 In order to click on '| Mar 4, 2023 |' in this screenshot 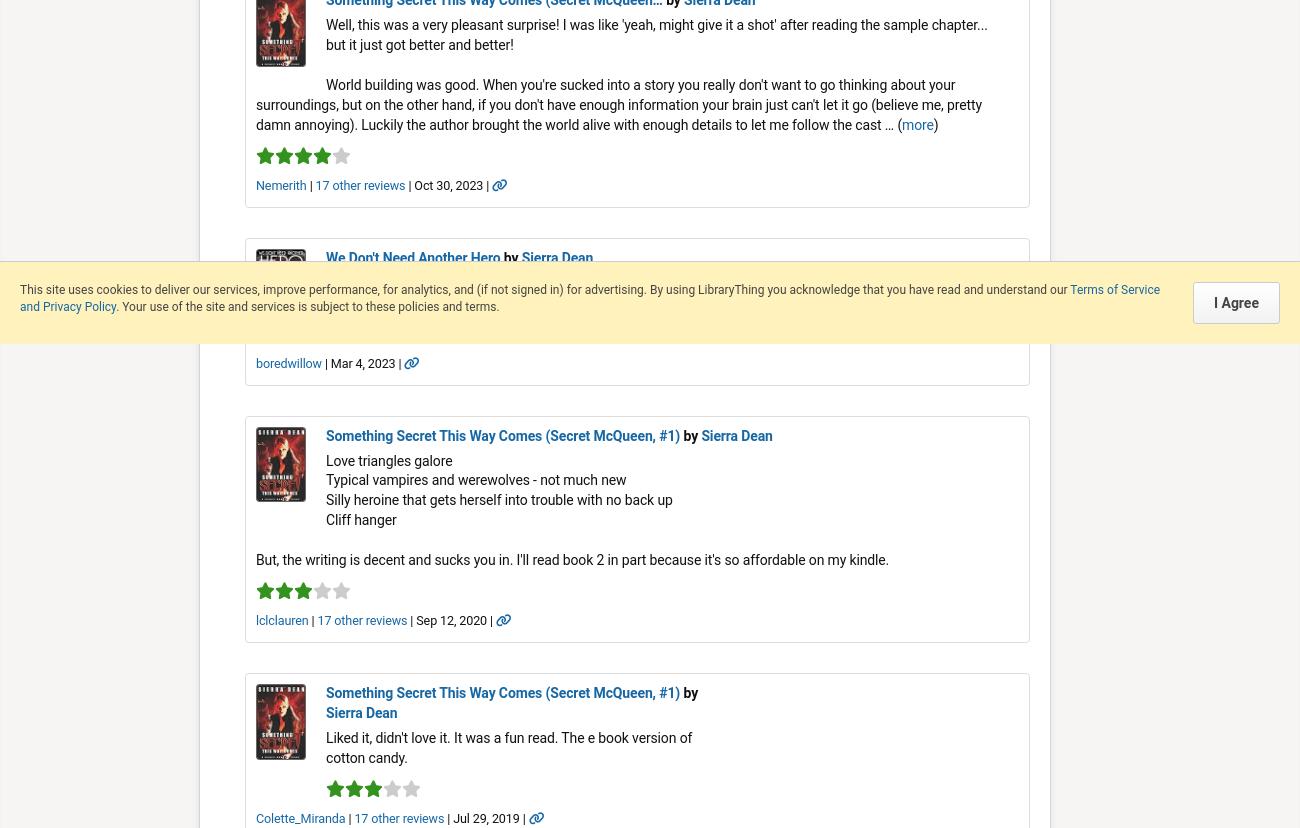, I will do `click(361, 362)`.